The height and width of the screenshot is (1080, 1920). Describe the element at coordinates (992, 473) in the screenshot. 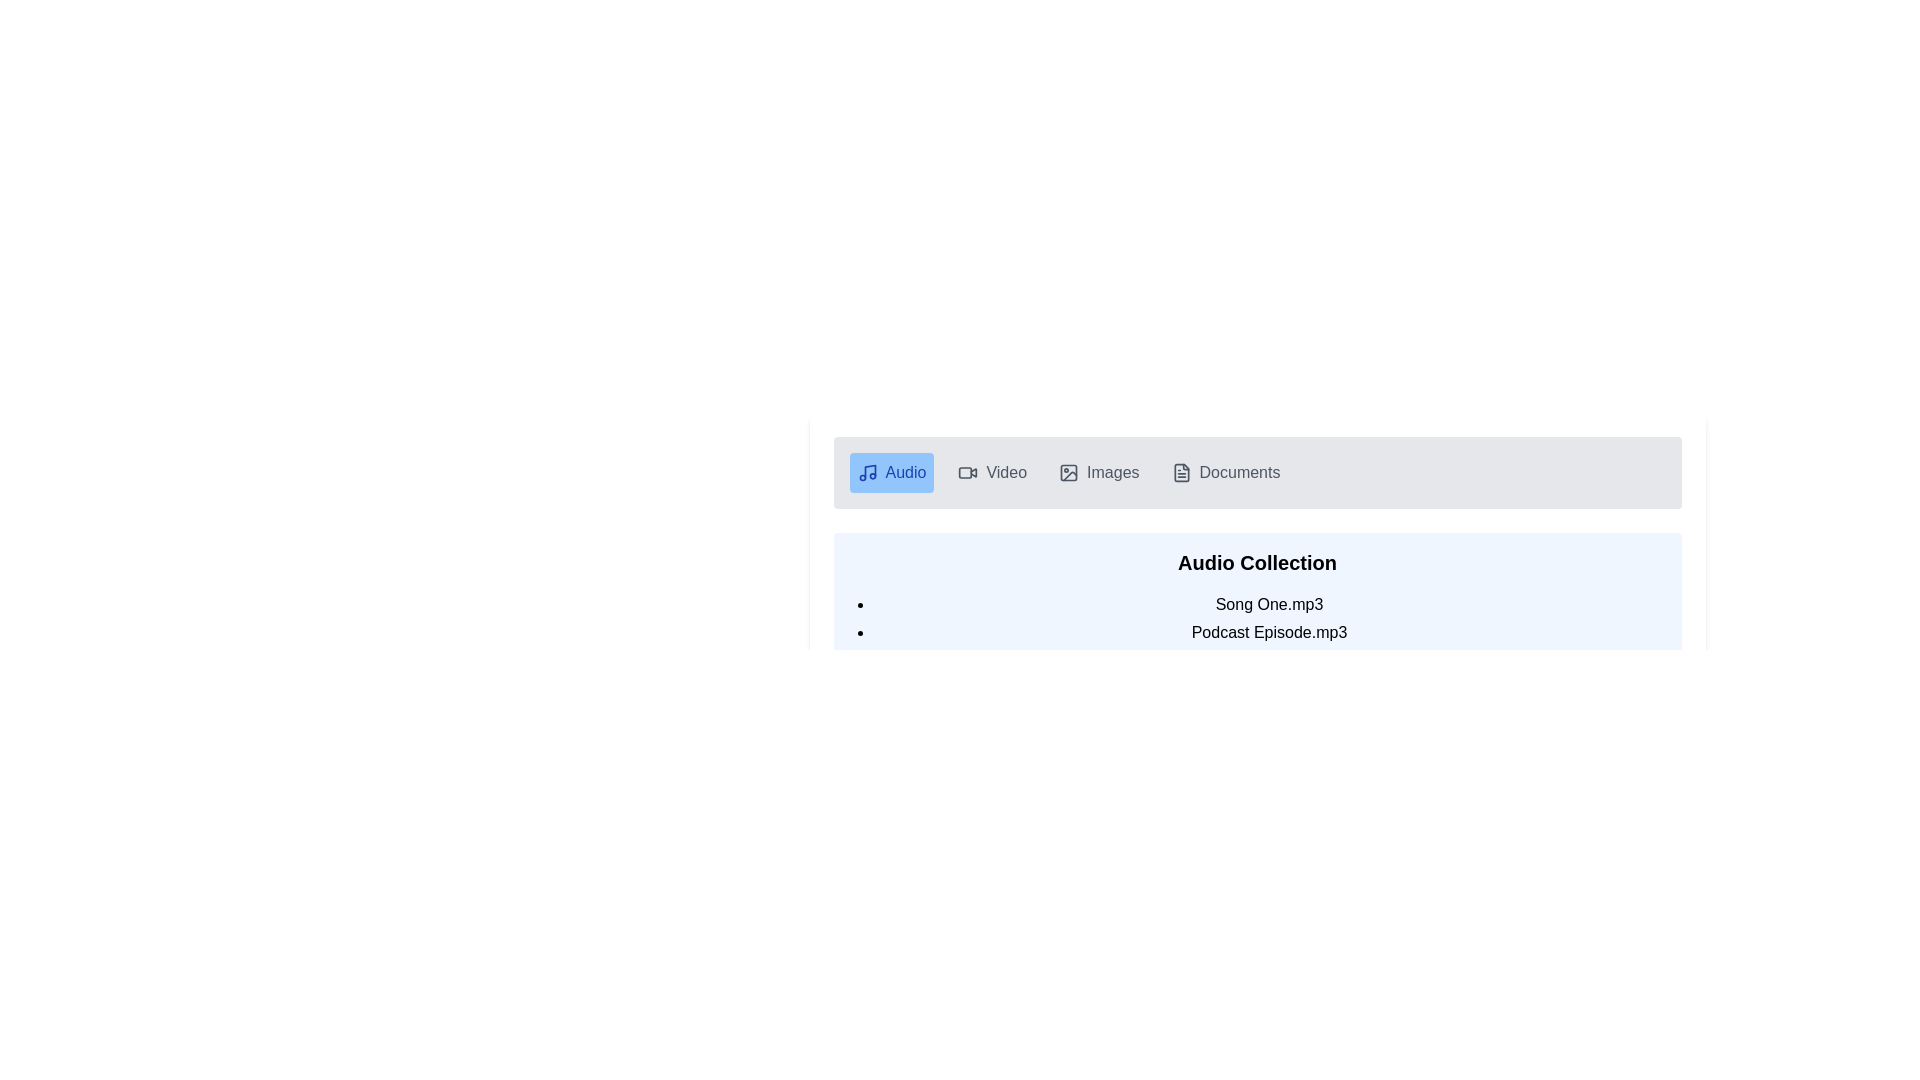

I see `the Video button, which is the second button in a row of navigational buttons labeled 'Audio', 'Video', 'Images', and 'Documents'. This button is intended to change the view` at that location.